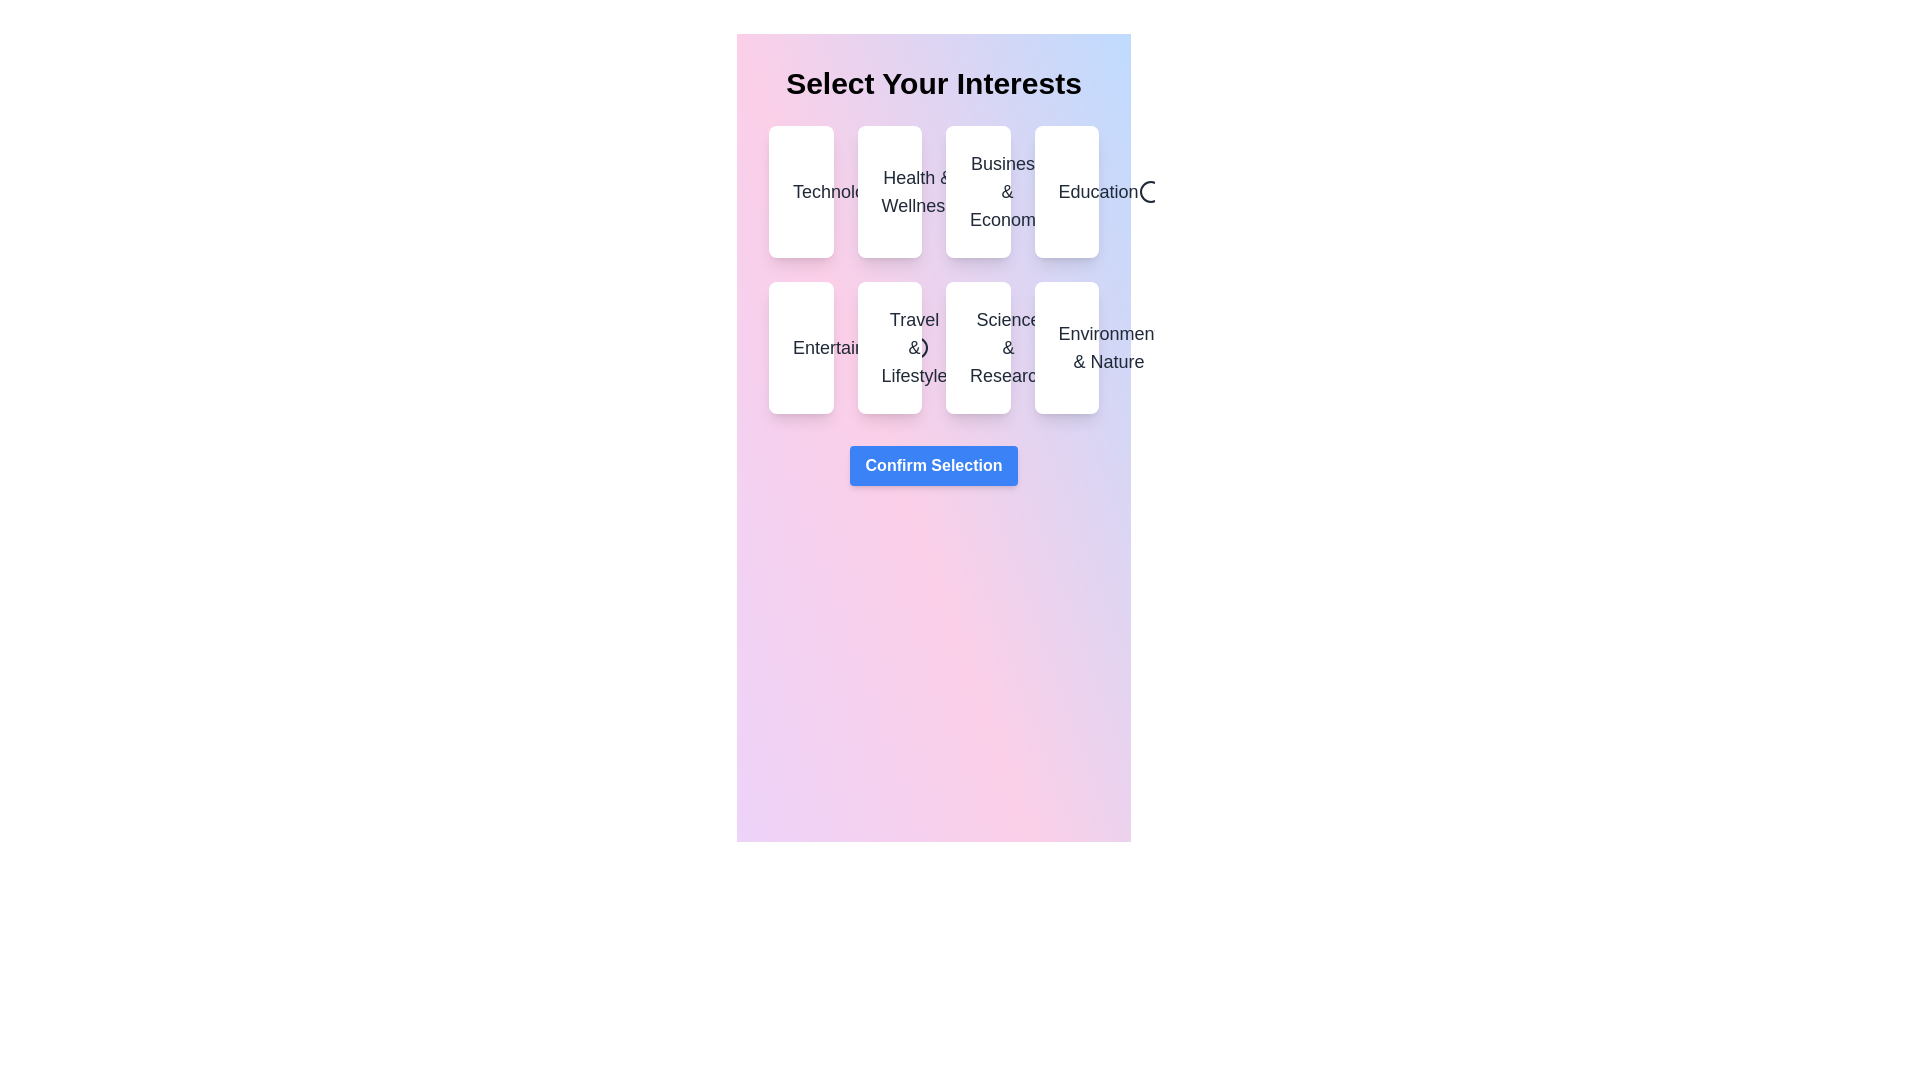  What do you see at coordinates (978, 346) in the screenshot?
I see `the category Science & Research to see the hover effect` at bounding box center [978, 346].